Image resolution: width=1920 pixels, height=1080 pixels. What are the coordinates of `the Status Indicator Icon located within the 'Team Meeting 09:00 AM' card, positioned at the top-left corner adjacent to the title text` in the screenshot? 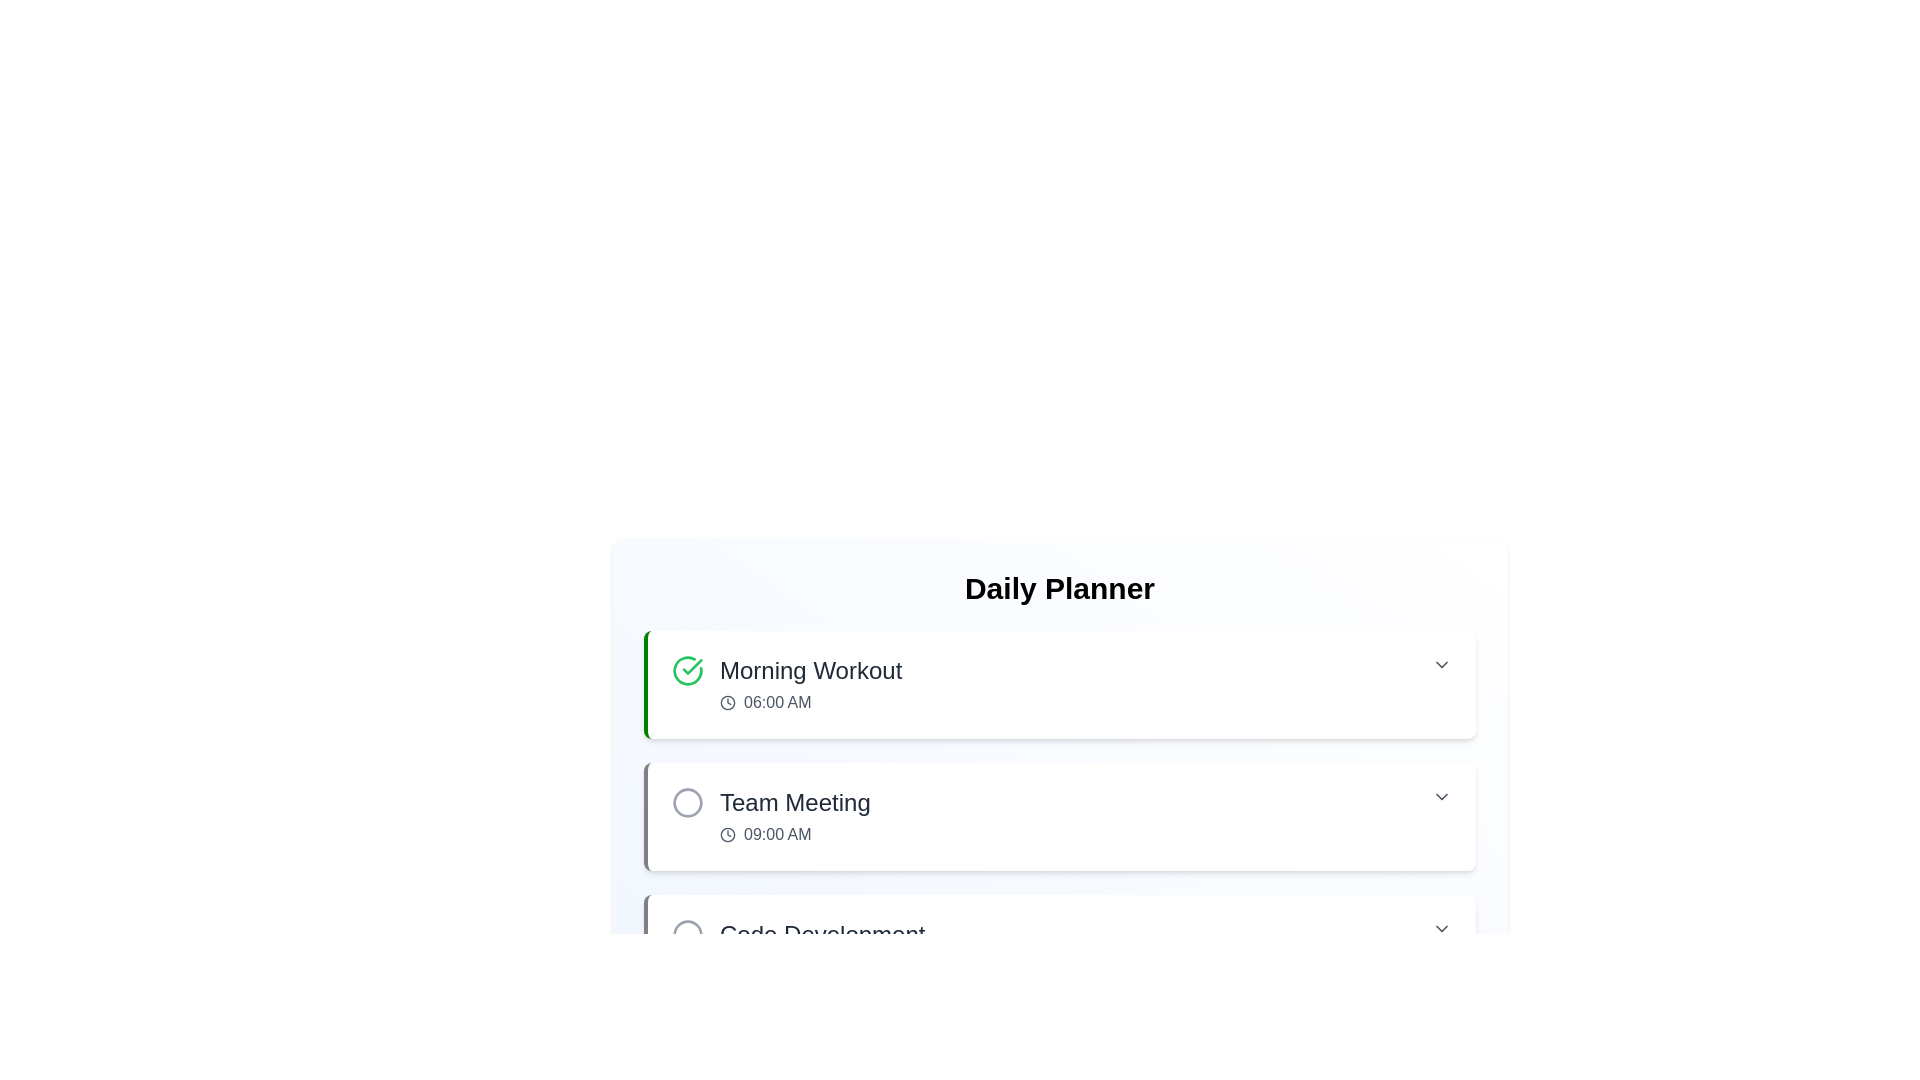 It's located at (696, 801).